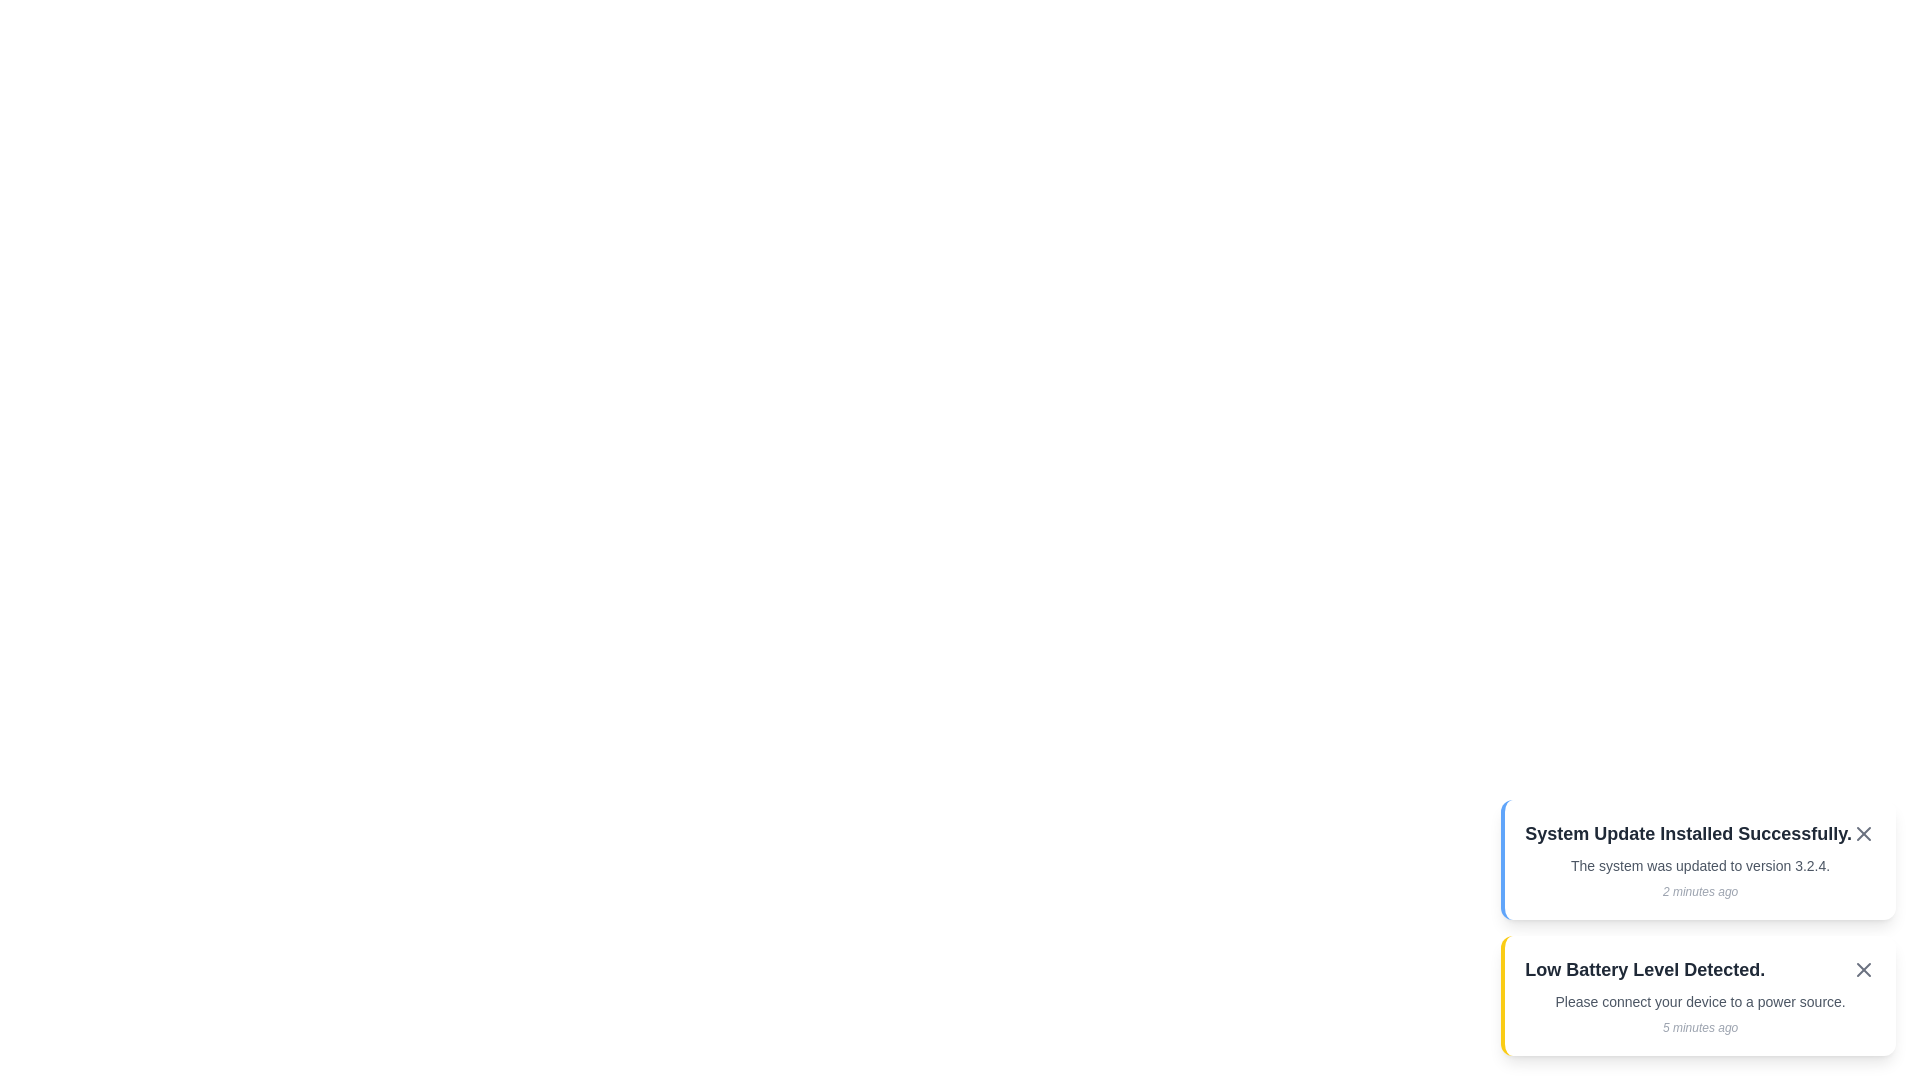 This screenshot has height=1080, width=1920. I want to click on the close button of the notification to dismiss it, so click(1862, 833).